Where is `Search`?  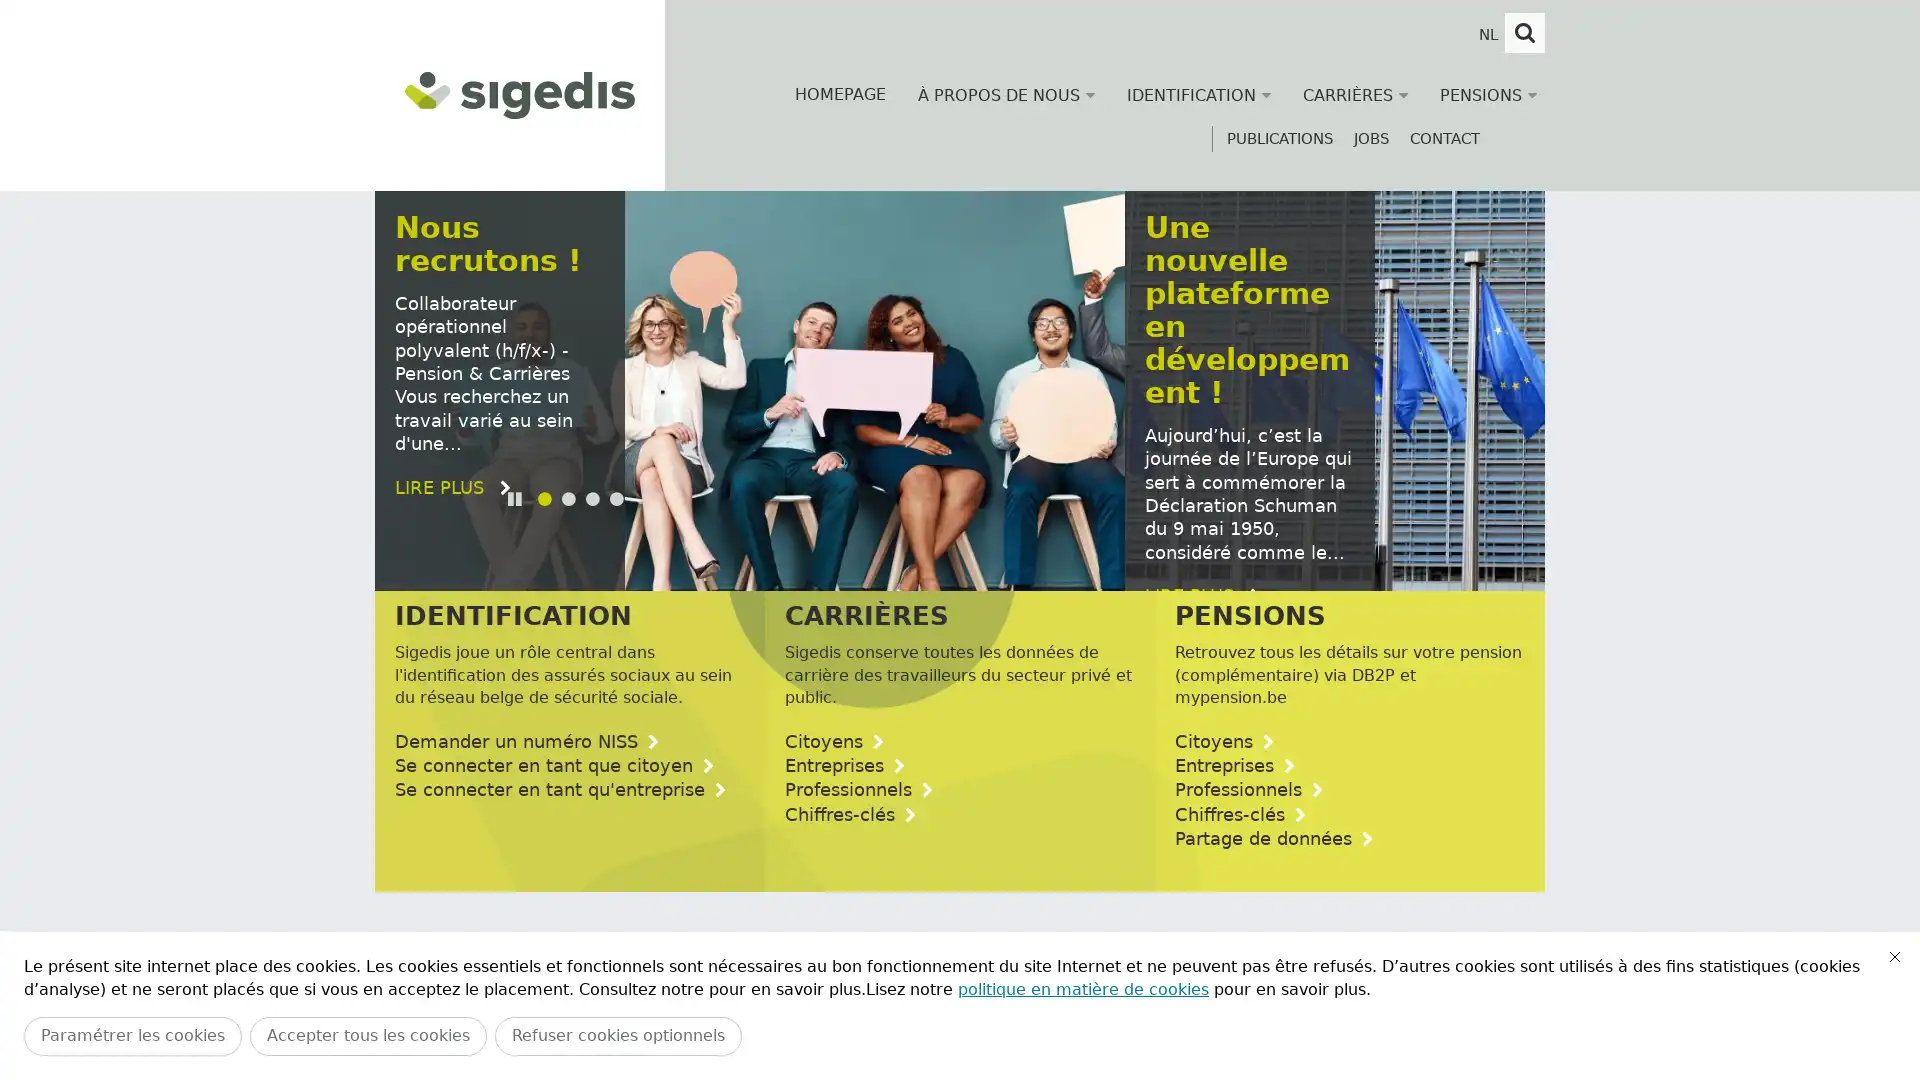
Search is located at coordinates (1524, 33).